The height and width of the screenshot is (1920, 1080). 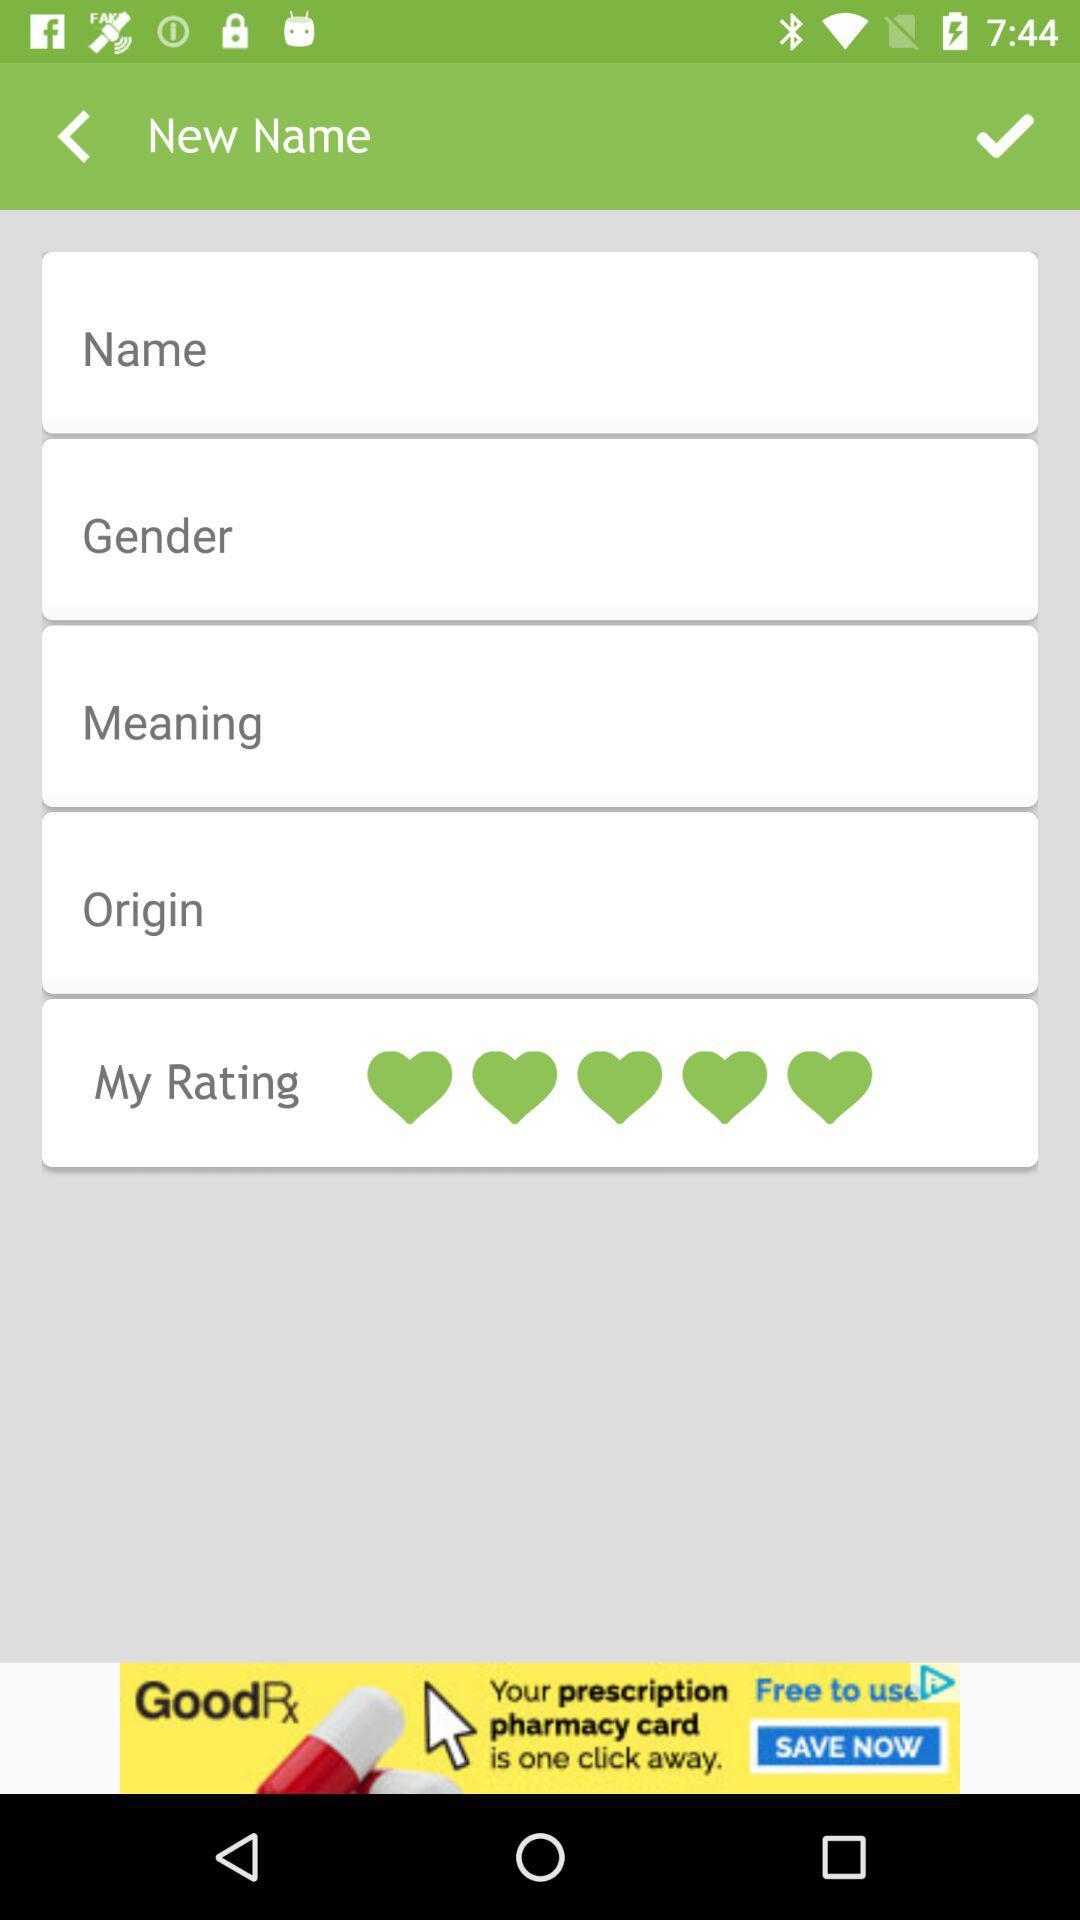 I want to click on input meaning, so click(x=553, y=722).